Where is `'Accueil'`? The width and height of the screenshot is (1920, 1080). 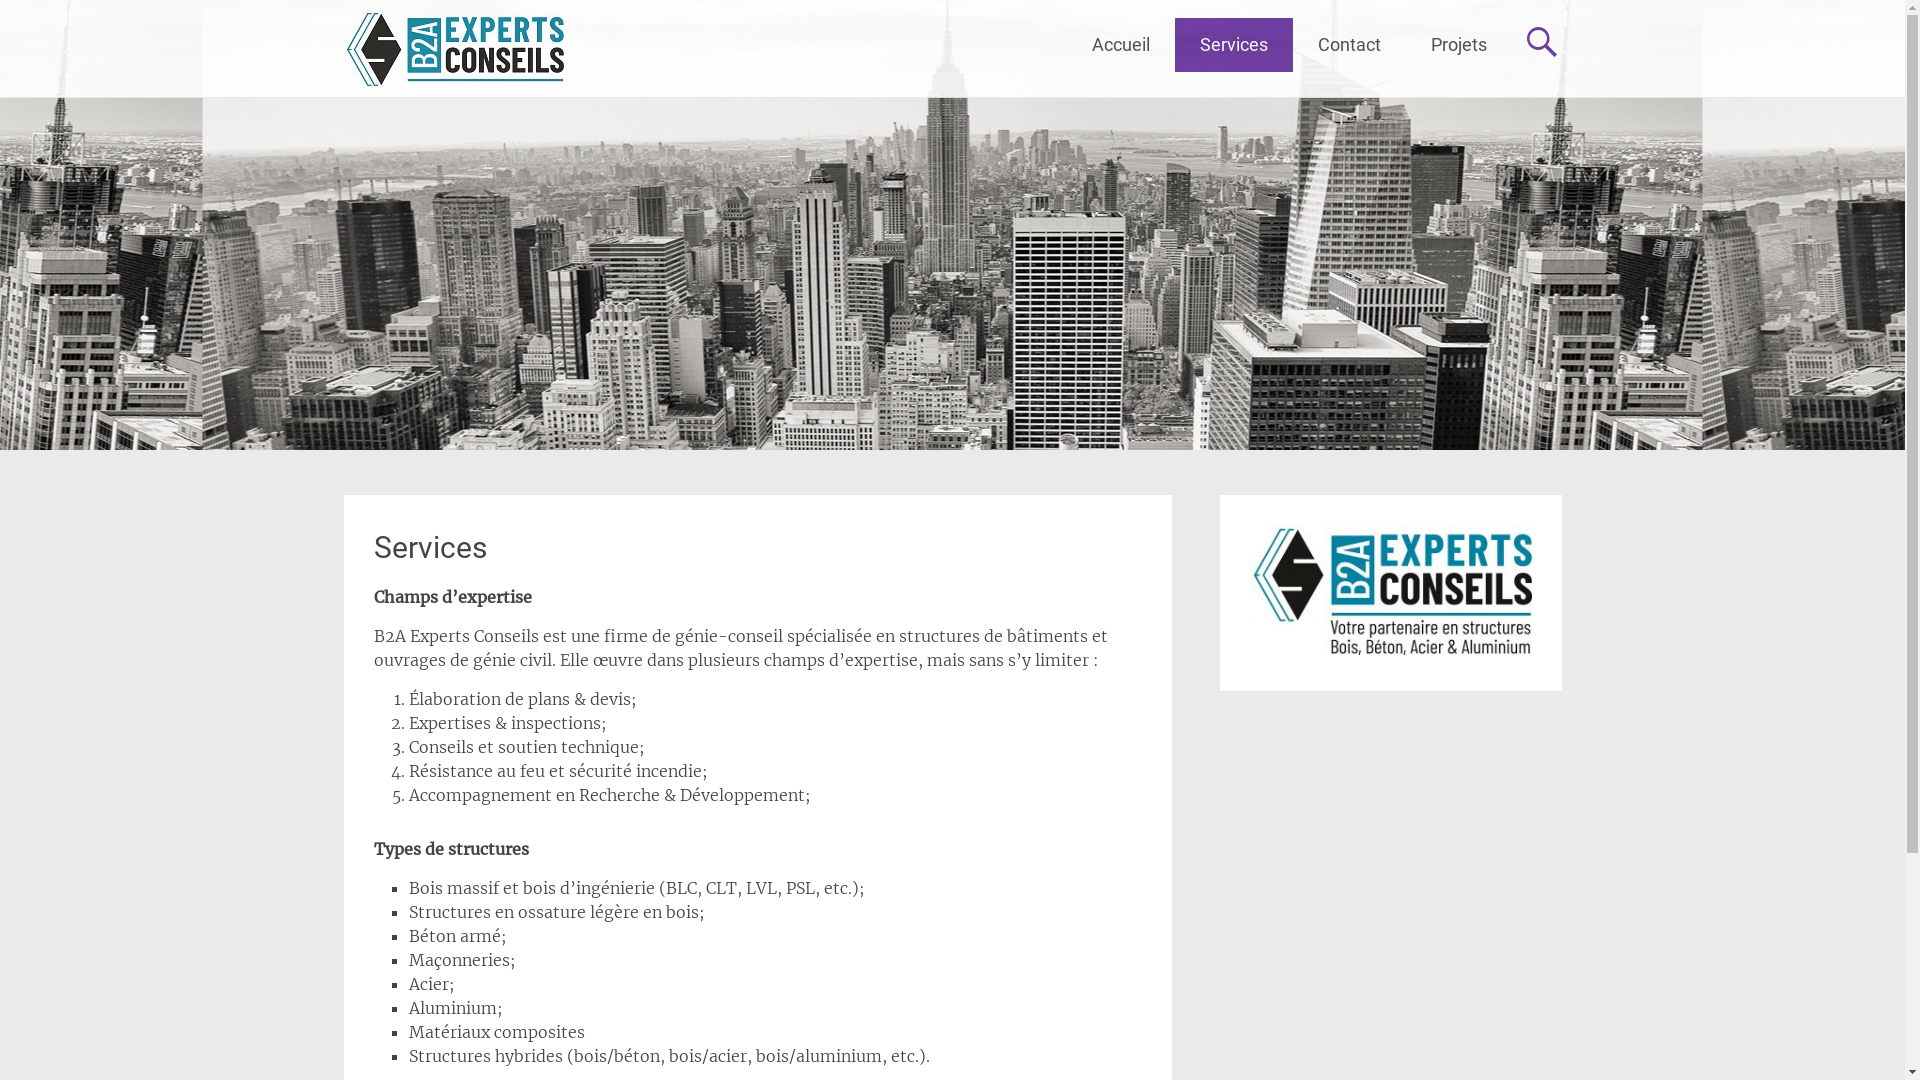
'Accueil' is located at coordinates (1118, 45).